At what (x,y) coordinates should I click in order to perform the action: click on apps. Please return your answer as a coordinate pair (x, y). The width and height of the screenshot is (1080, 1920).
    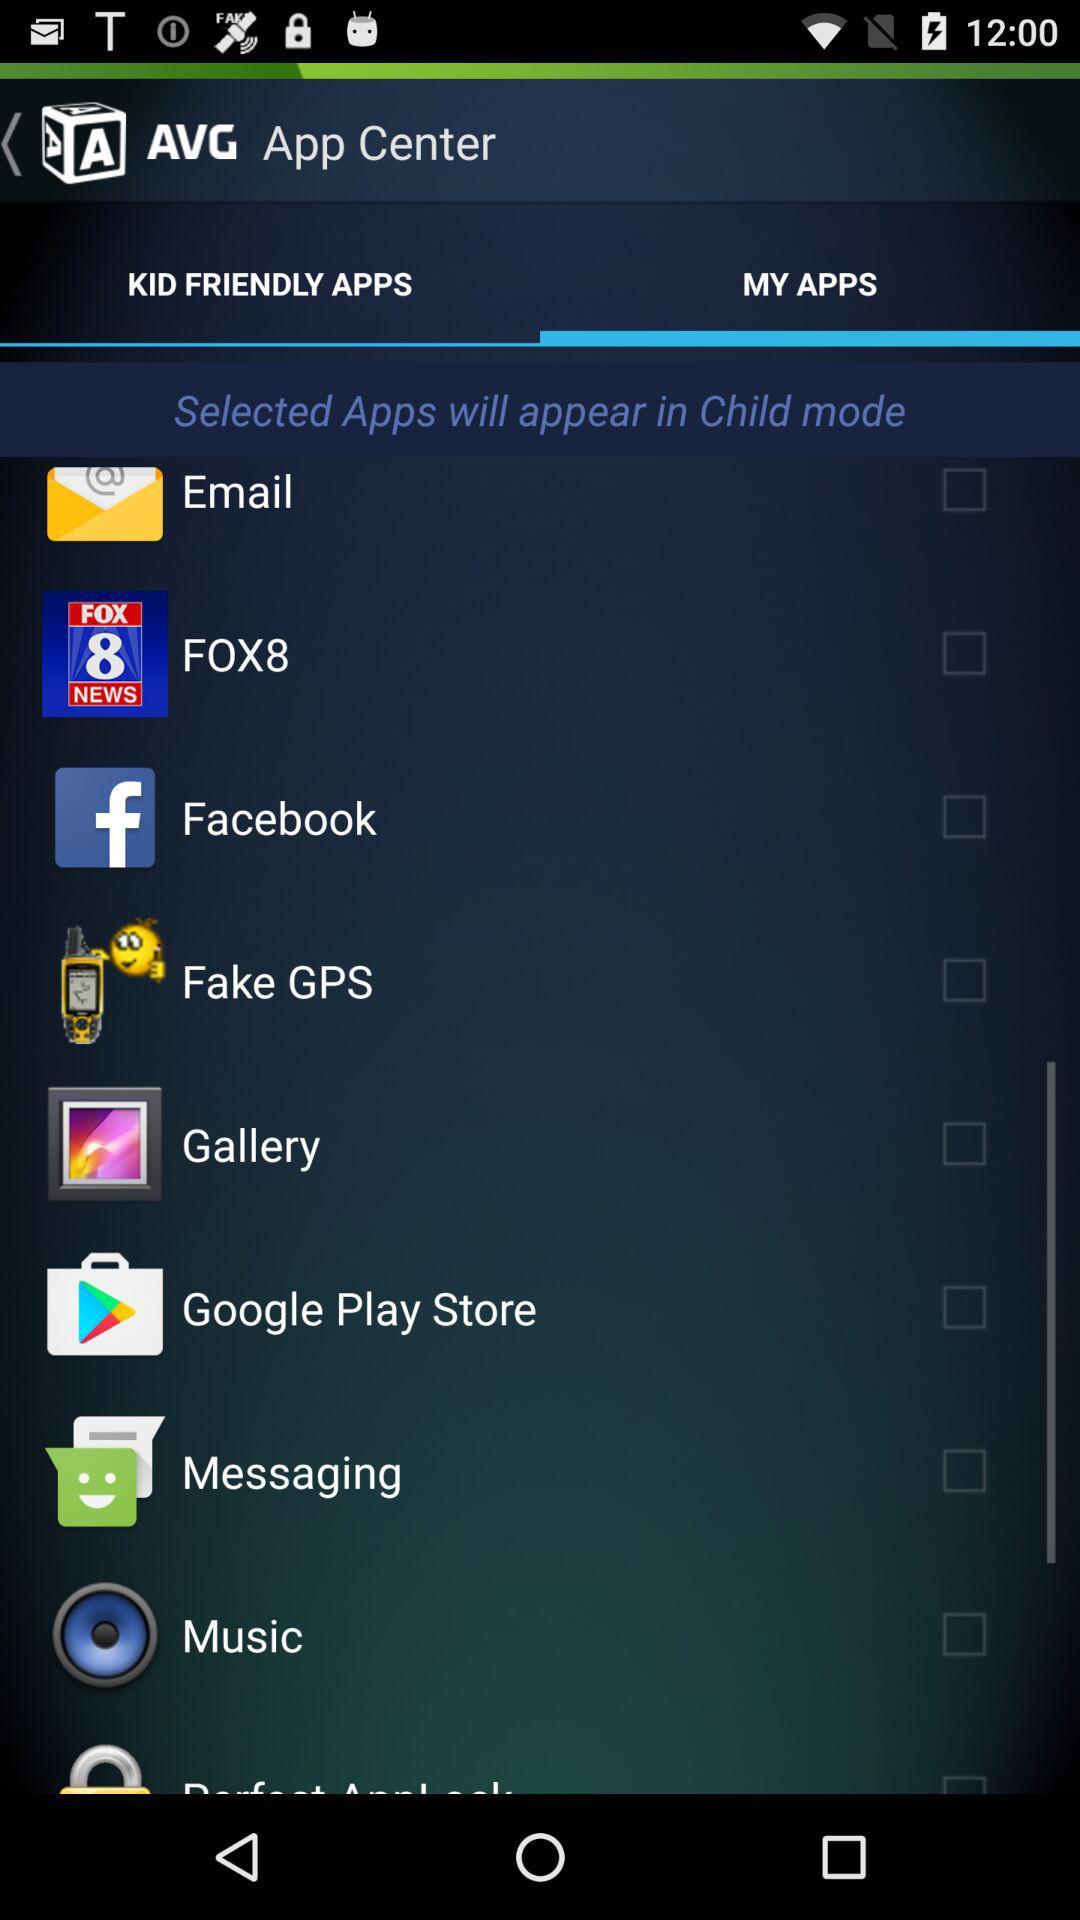
    Looking at the image, I should click on (993, 817).